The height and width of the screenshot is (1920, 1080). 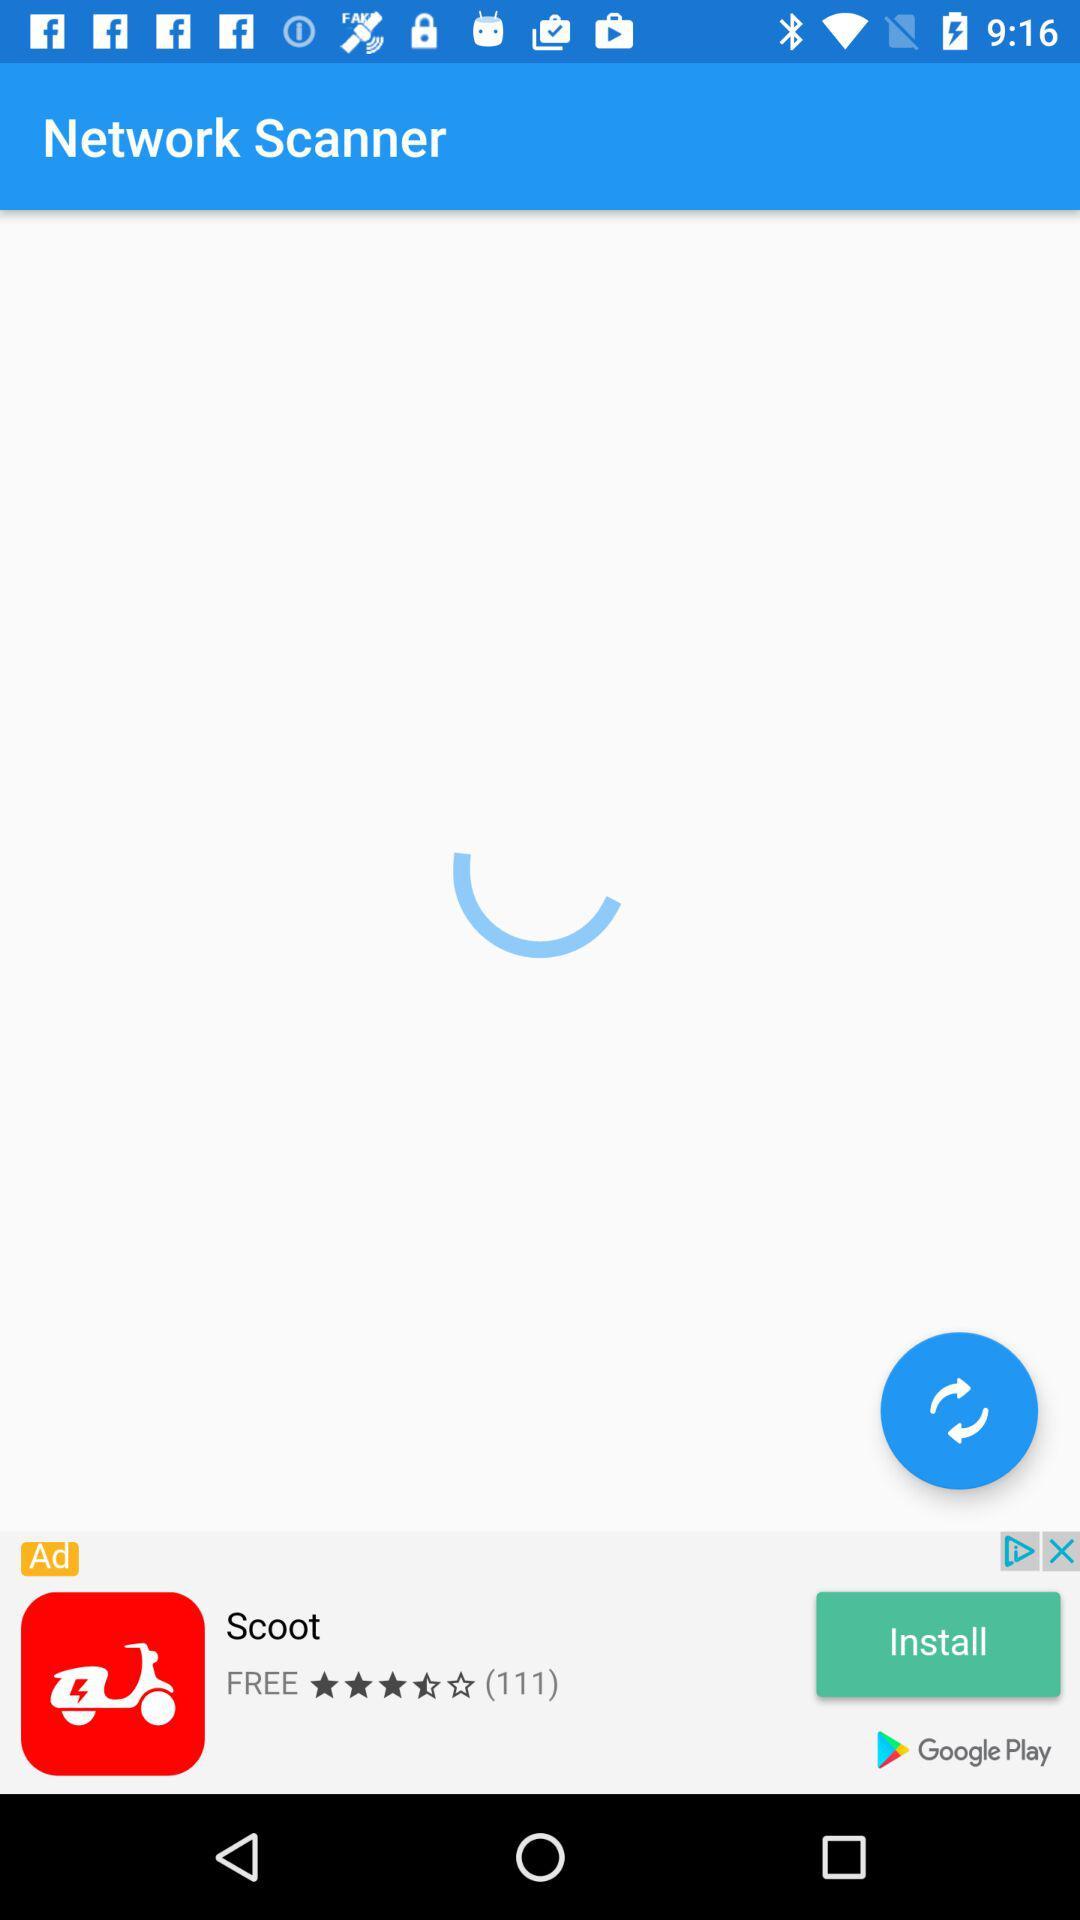 I want to click on refresh, so click(x=958, y=1409).